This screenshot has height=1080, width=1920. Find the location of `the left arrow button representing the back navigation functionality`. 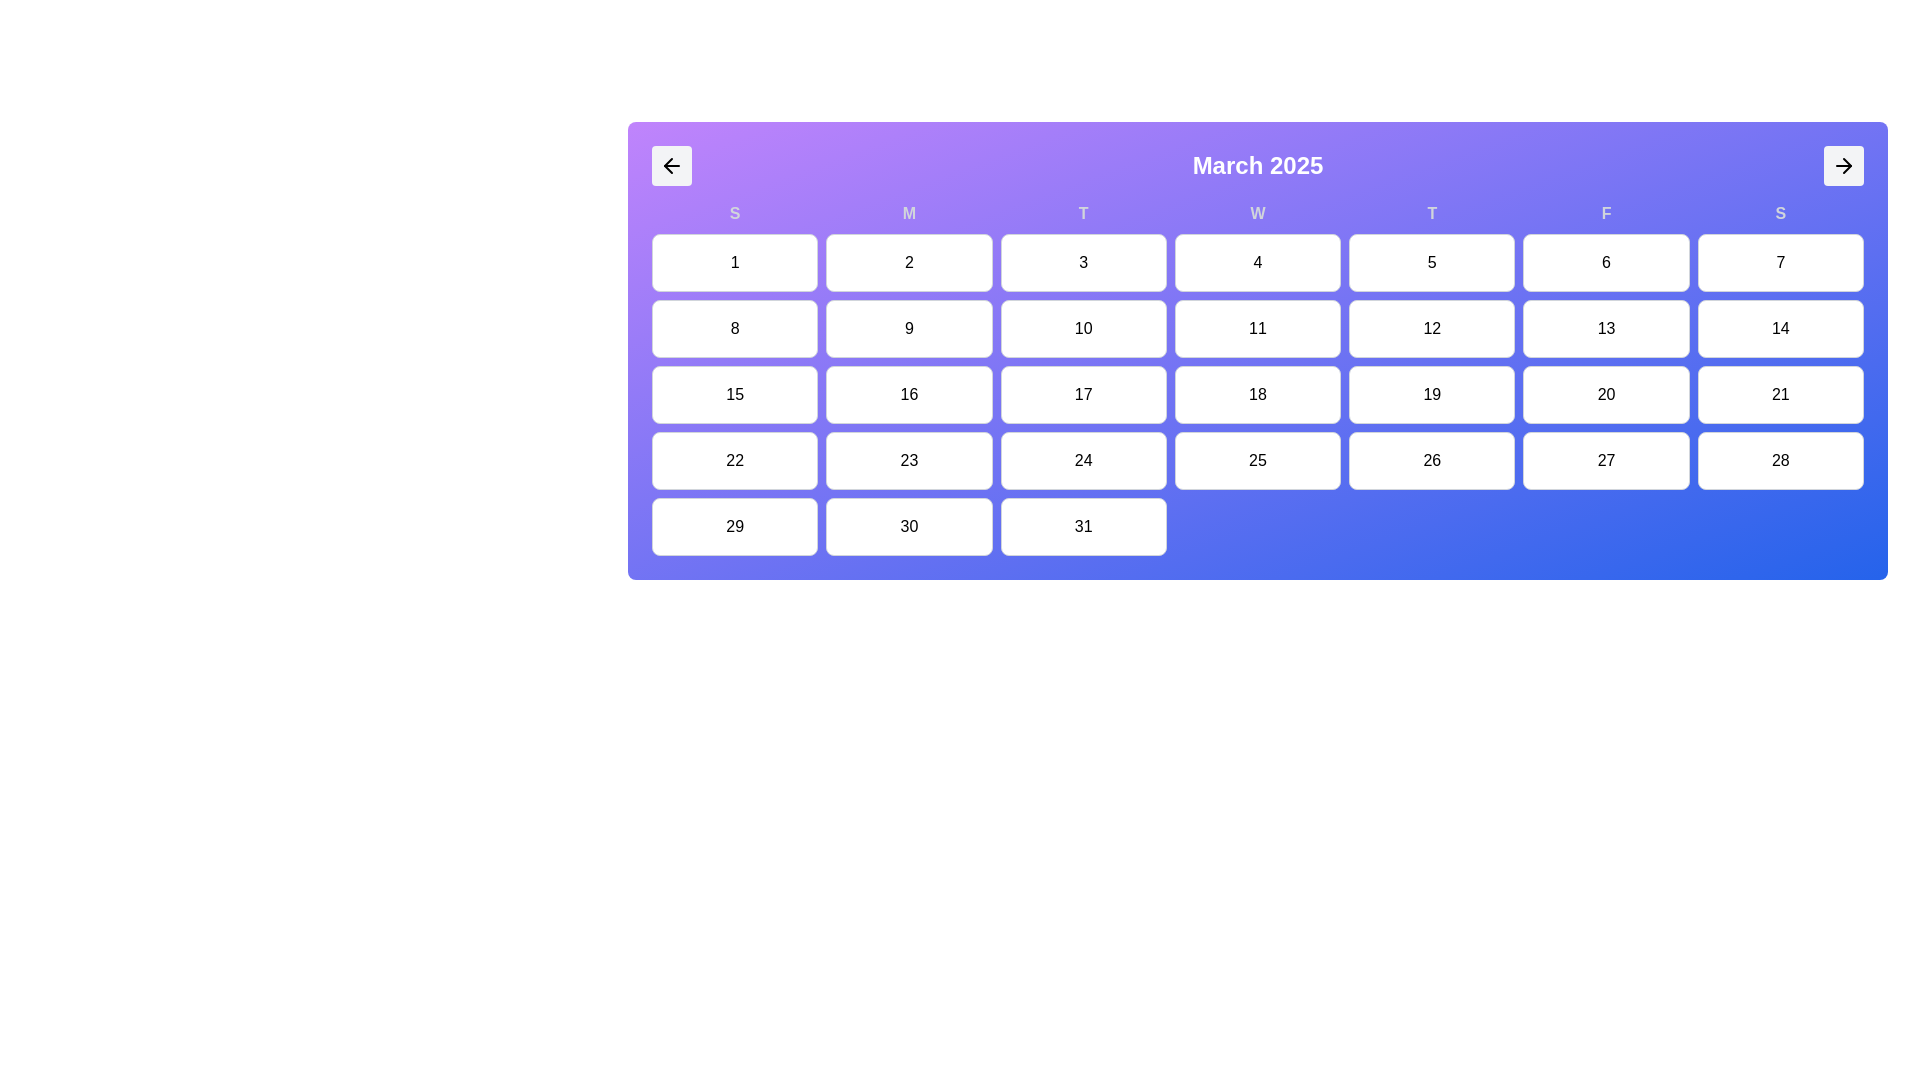

the left arrow button representing the back navigation functionality is located at coordinates (668, 164).